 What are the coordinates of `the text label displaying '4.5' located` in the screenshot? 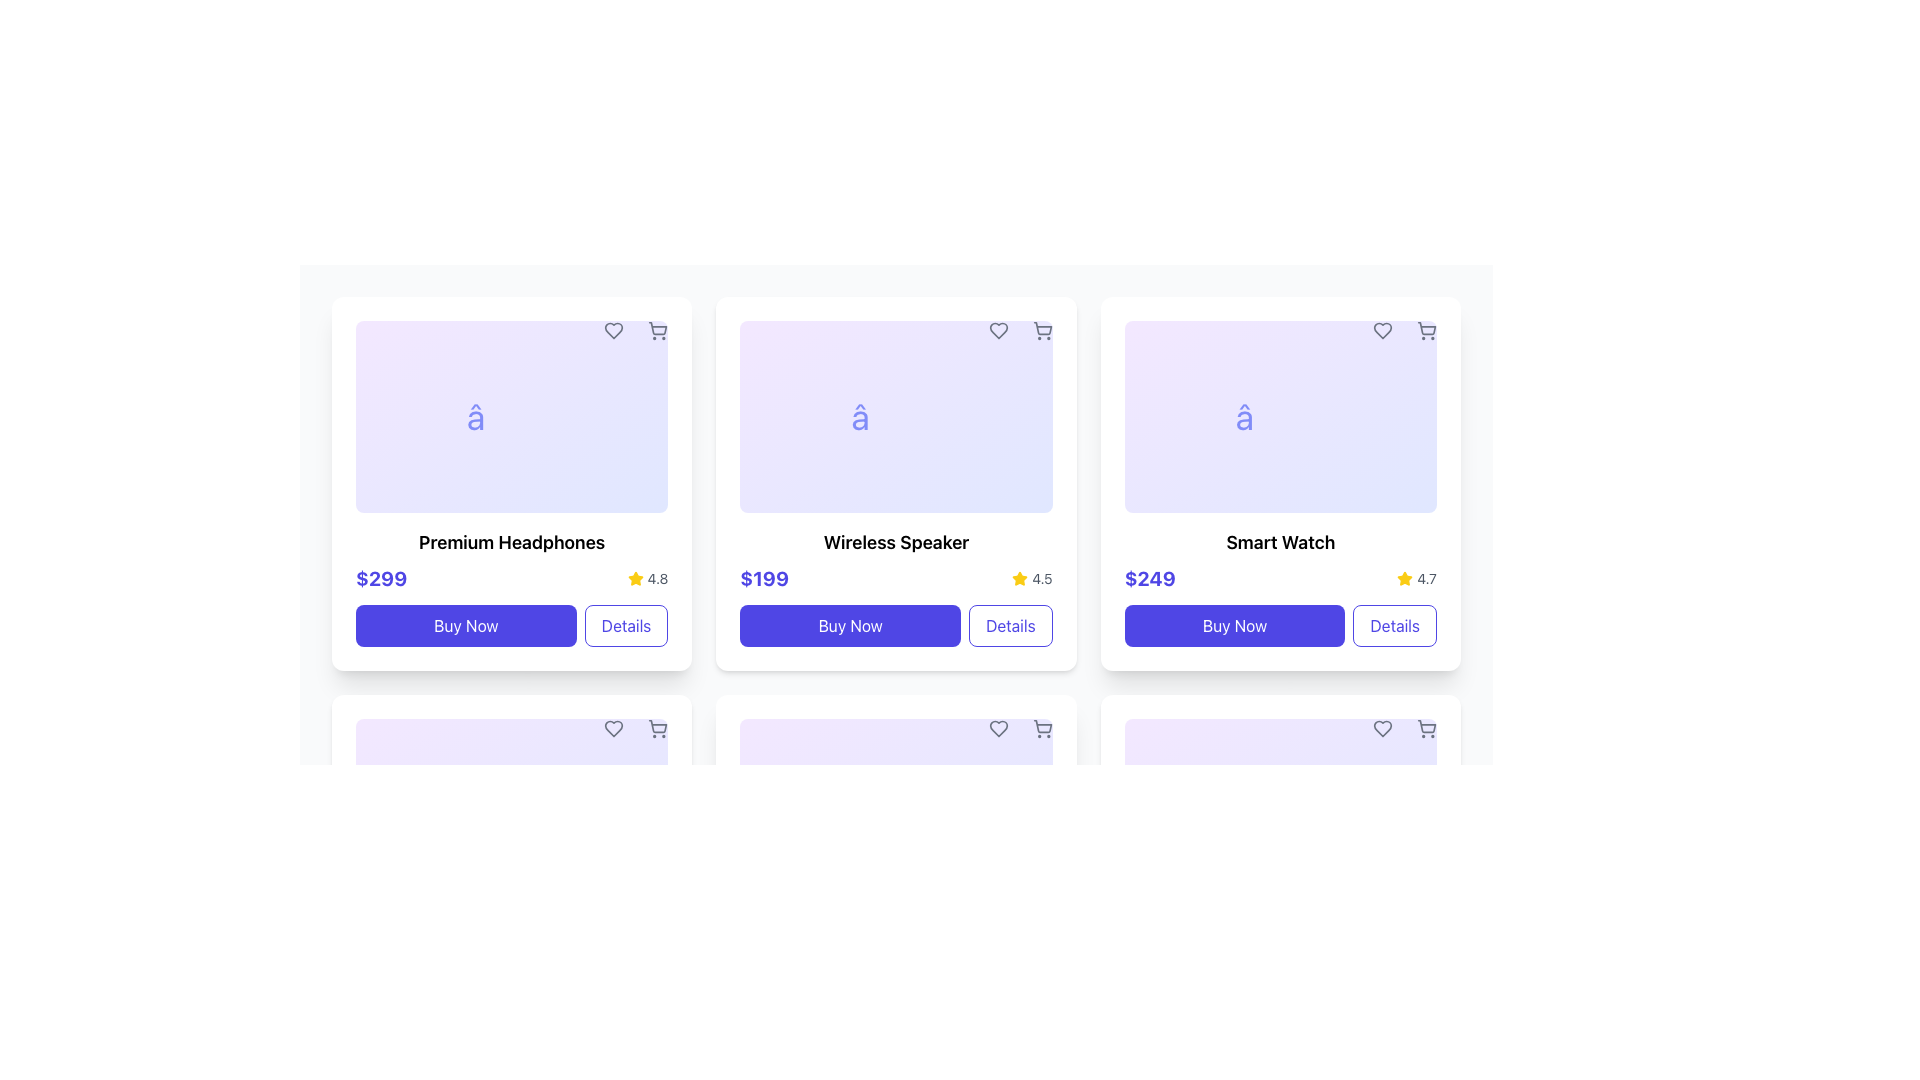 It's located at (1041, 578).